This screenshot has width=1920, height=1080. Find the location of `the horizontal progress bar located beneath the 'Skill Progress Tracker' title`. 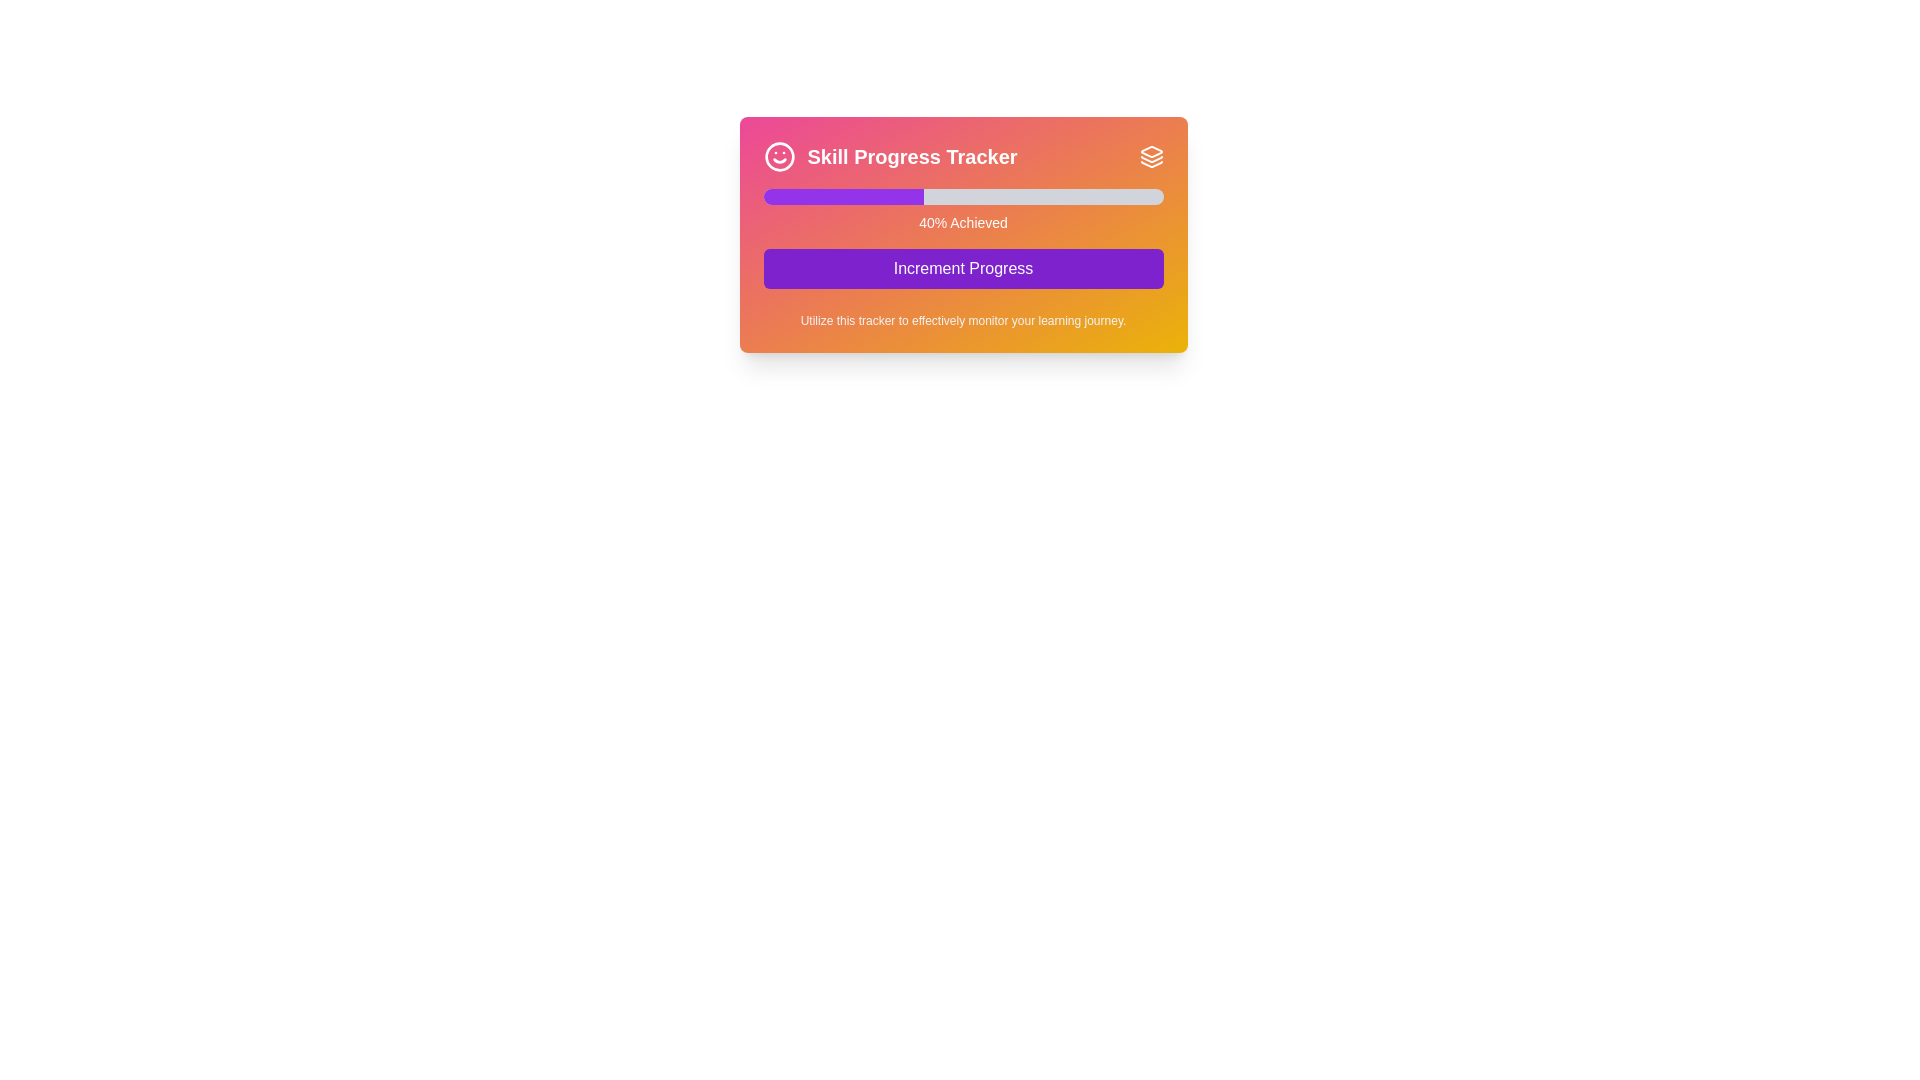

the horizontal progress bar located beneath the 'Skill Progress Tracker' title is located at coordinates (963, 196).